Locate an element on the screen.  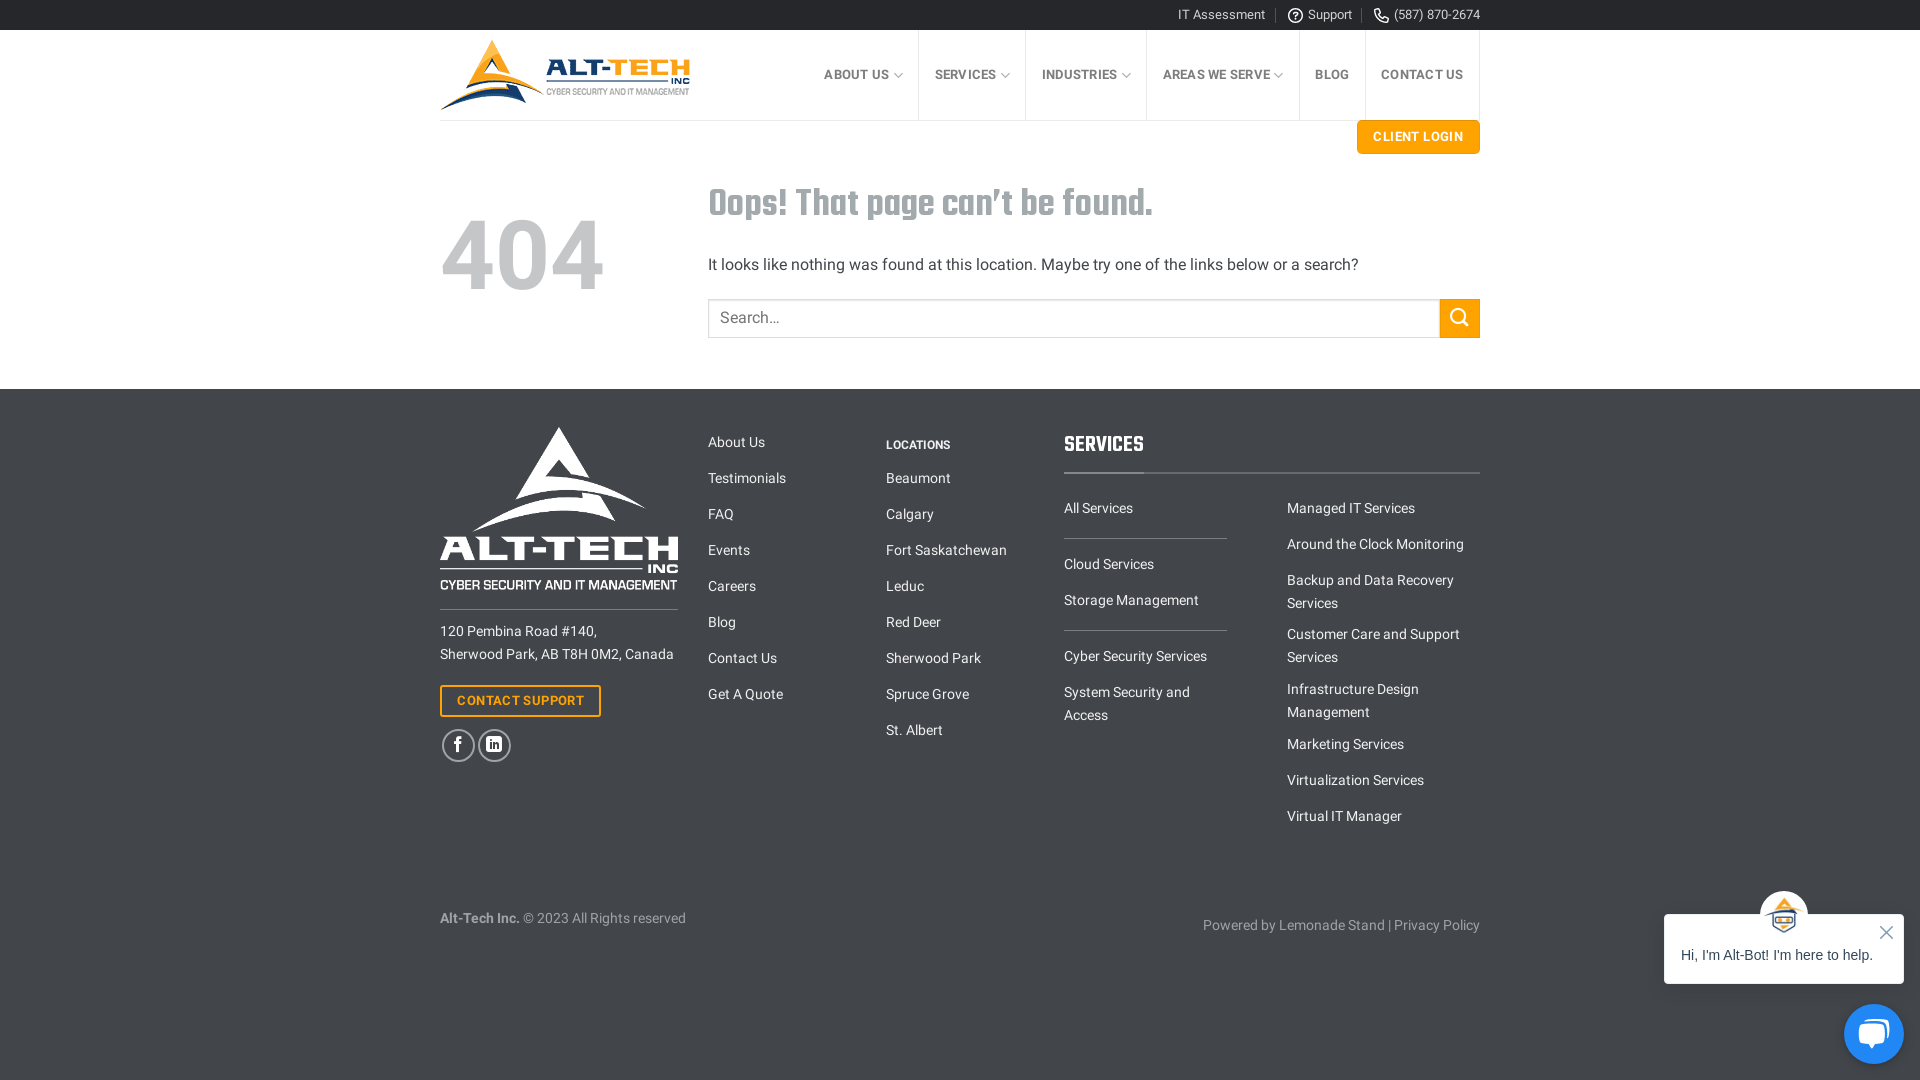
'Spruce Grove' is located at coordinates (885, 696).